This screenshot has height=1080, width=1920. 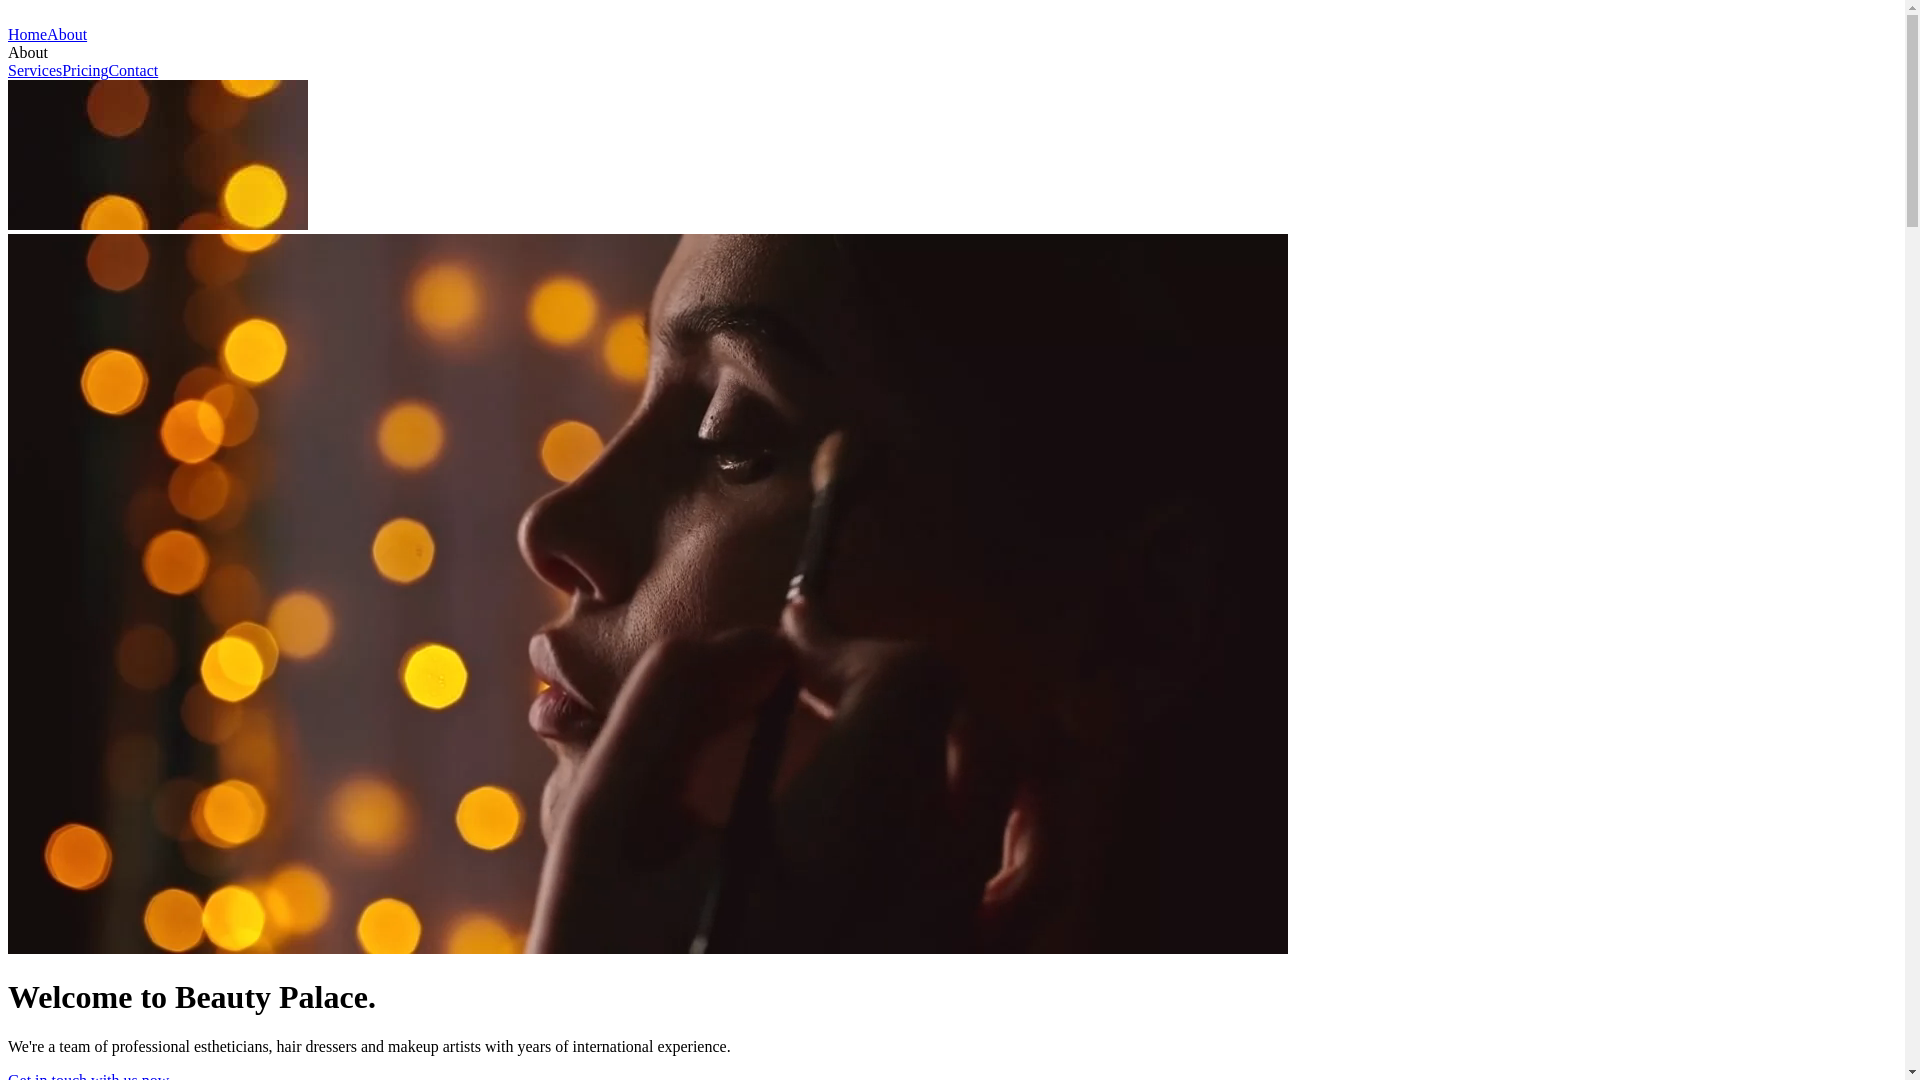 What do you see at coordinates (132, 69) in the screenshot?
I see `'Contact'` at bounding box center [132, 69].